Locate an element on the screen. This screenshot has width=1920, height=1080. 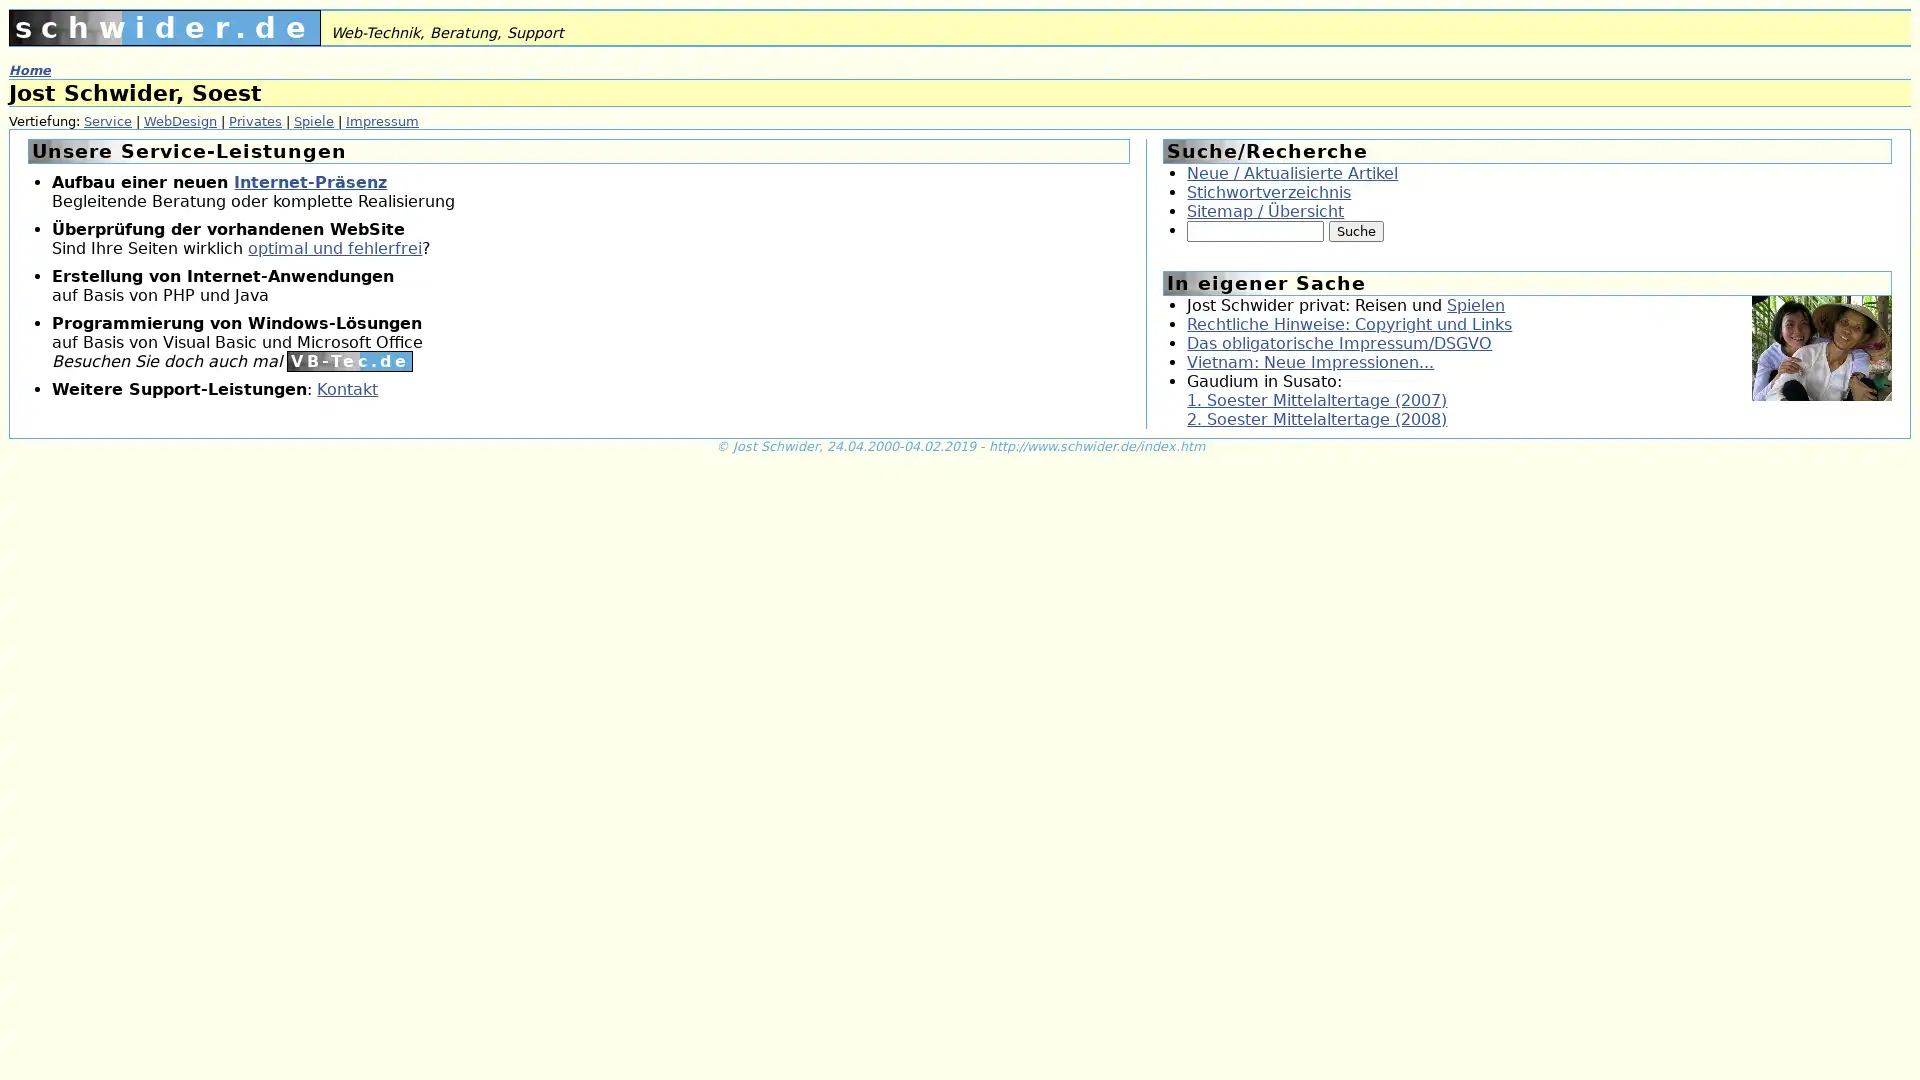
Suche is located at coordinates (1356, 230).